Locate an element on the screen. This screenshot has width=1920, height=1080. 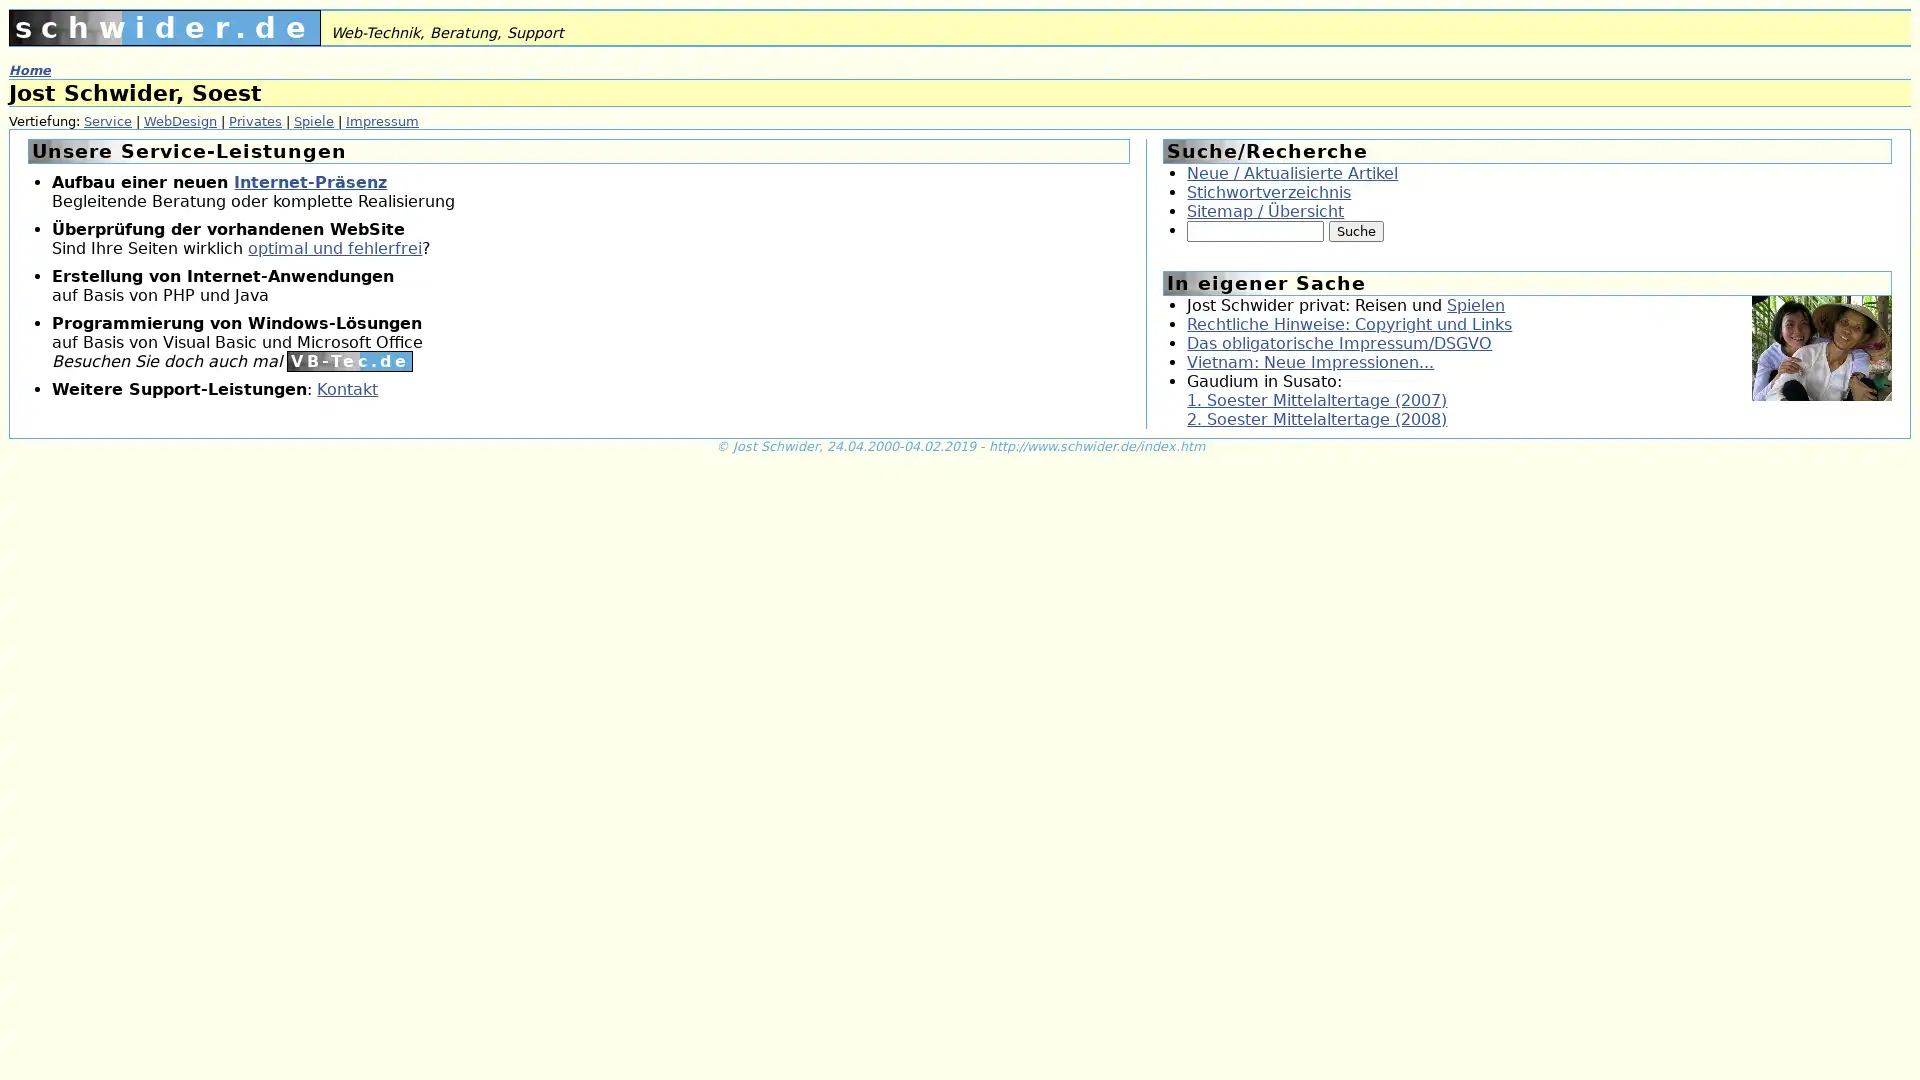
Suche is located at coordinates (1356, 230).